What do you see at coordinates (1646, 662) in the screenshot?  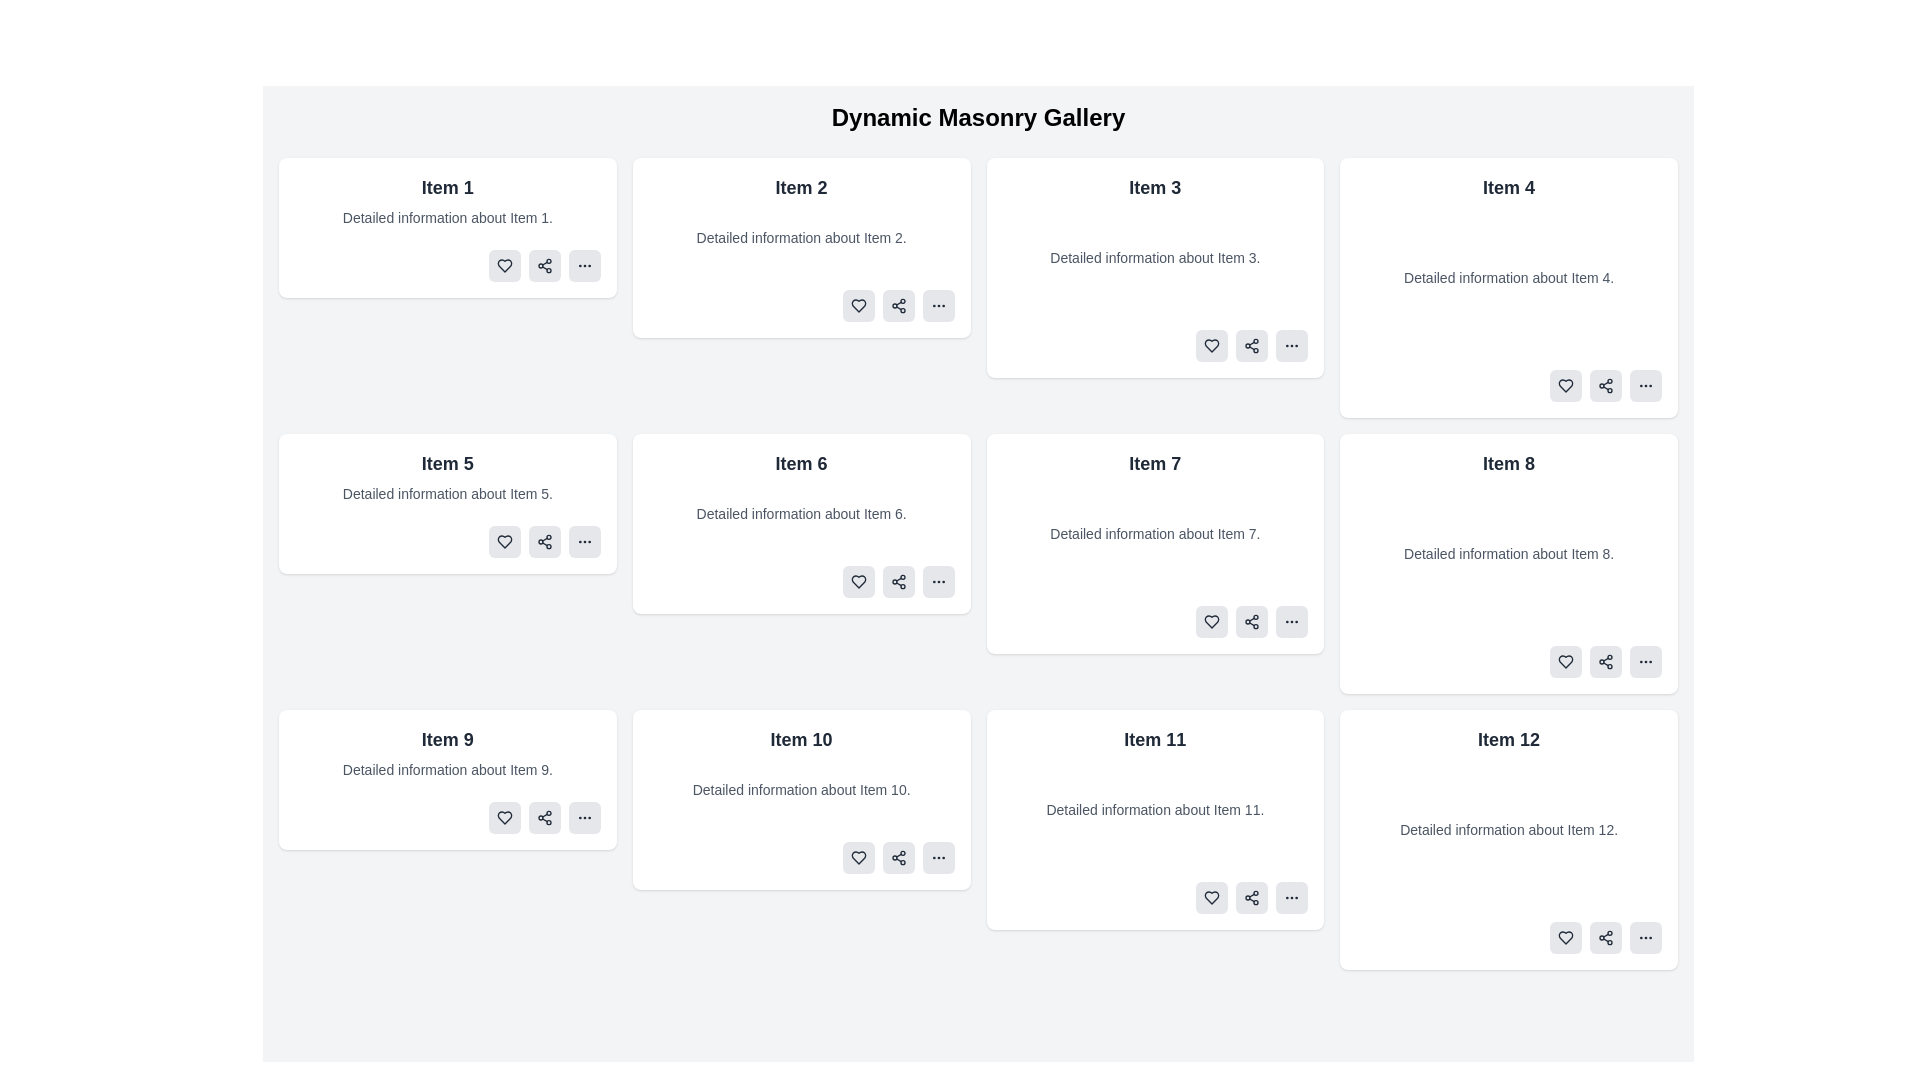 I see `the icon representing additional options or actions located at the bottom-right corner of the 'Item 8' card` at bounding box center [1646, 662].